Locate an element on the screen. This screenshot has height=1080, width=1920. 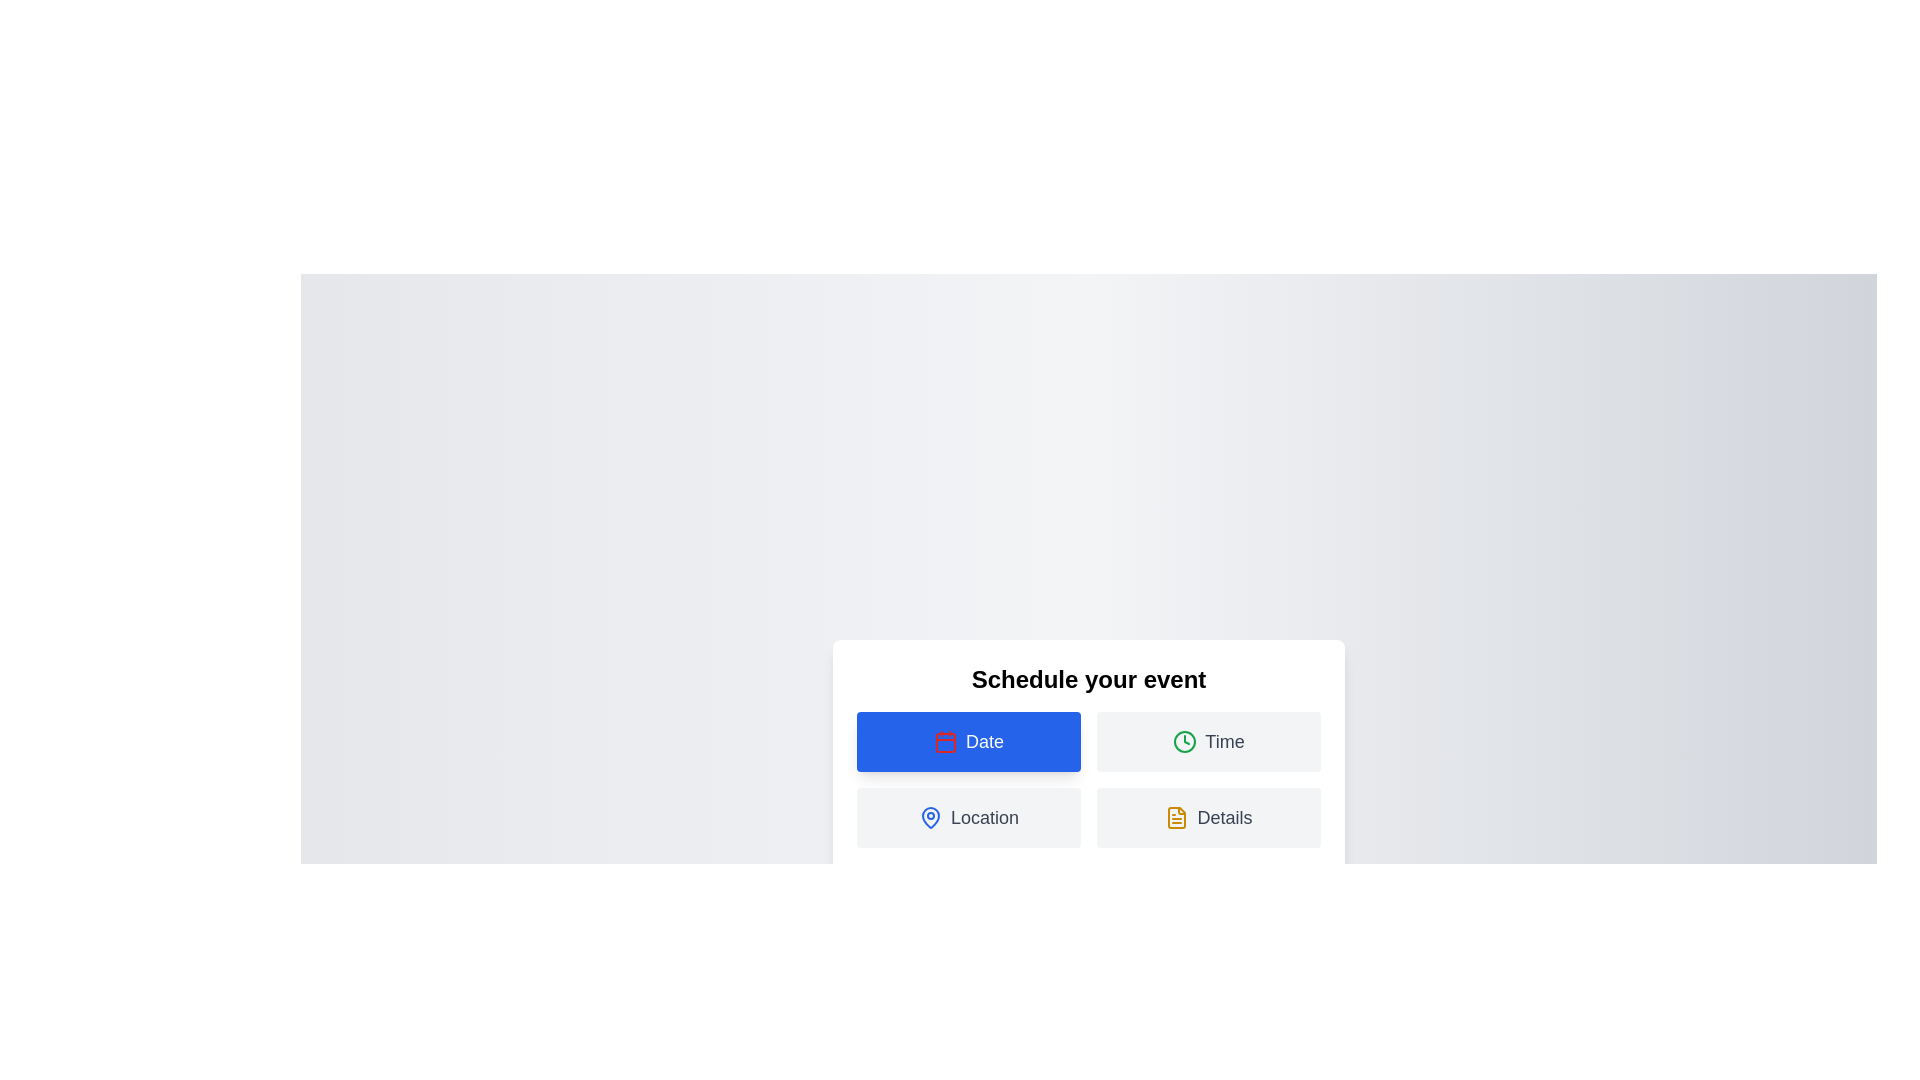
the rounded rectangle inside the calendar icon, which is part of the blue-highlighted button labeled 'Date' in the 'Schedule your event' section to trigger potential hover effects is located at coordinates (944, 743).